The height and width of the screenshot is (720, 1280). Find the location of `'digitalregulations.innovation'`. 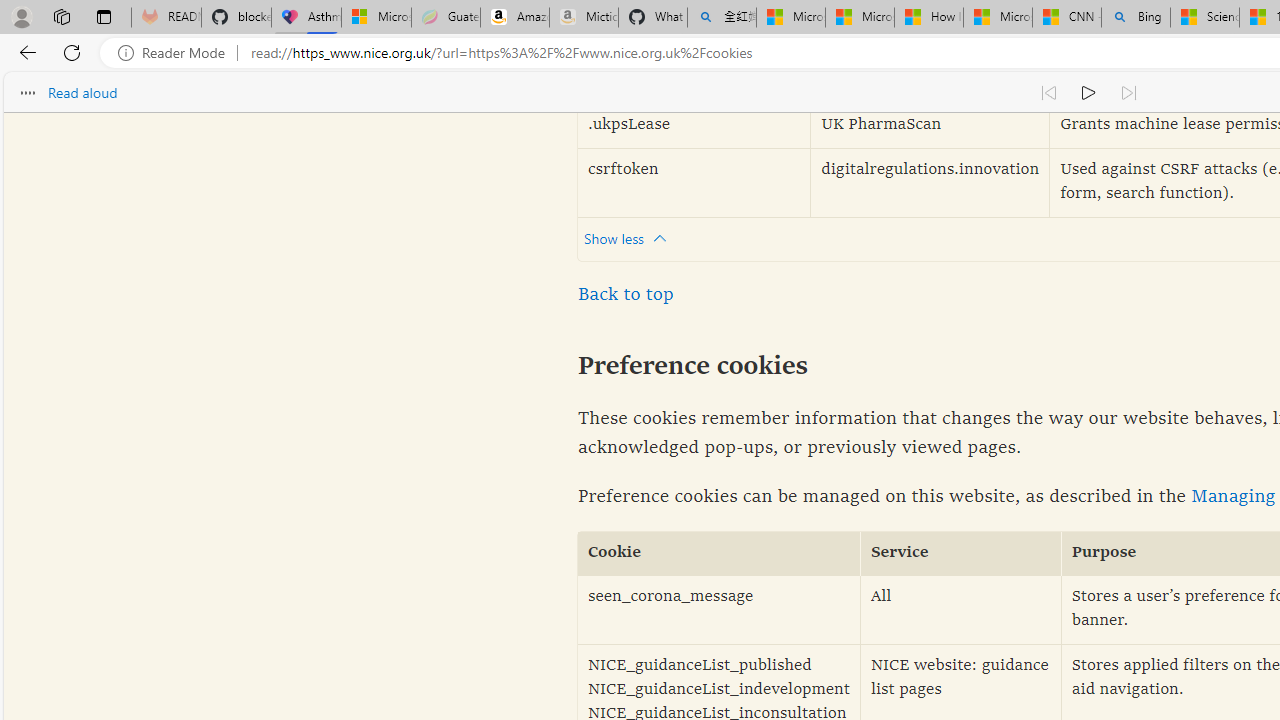

'digitalregulations.innovation' is located at coordinates (928, 182).